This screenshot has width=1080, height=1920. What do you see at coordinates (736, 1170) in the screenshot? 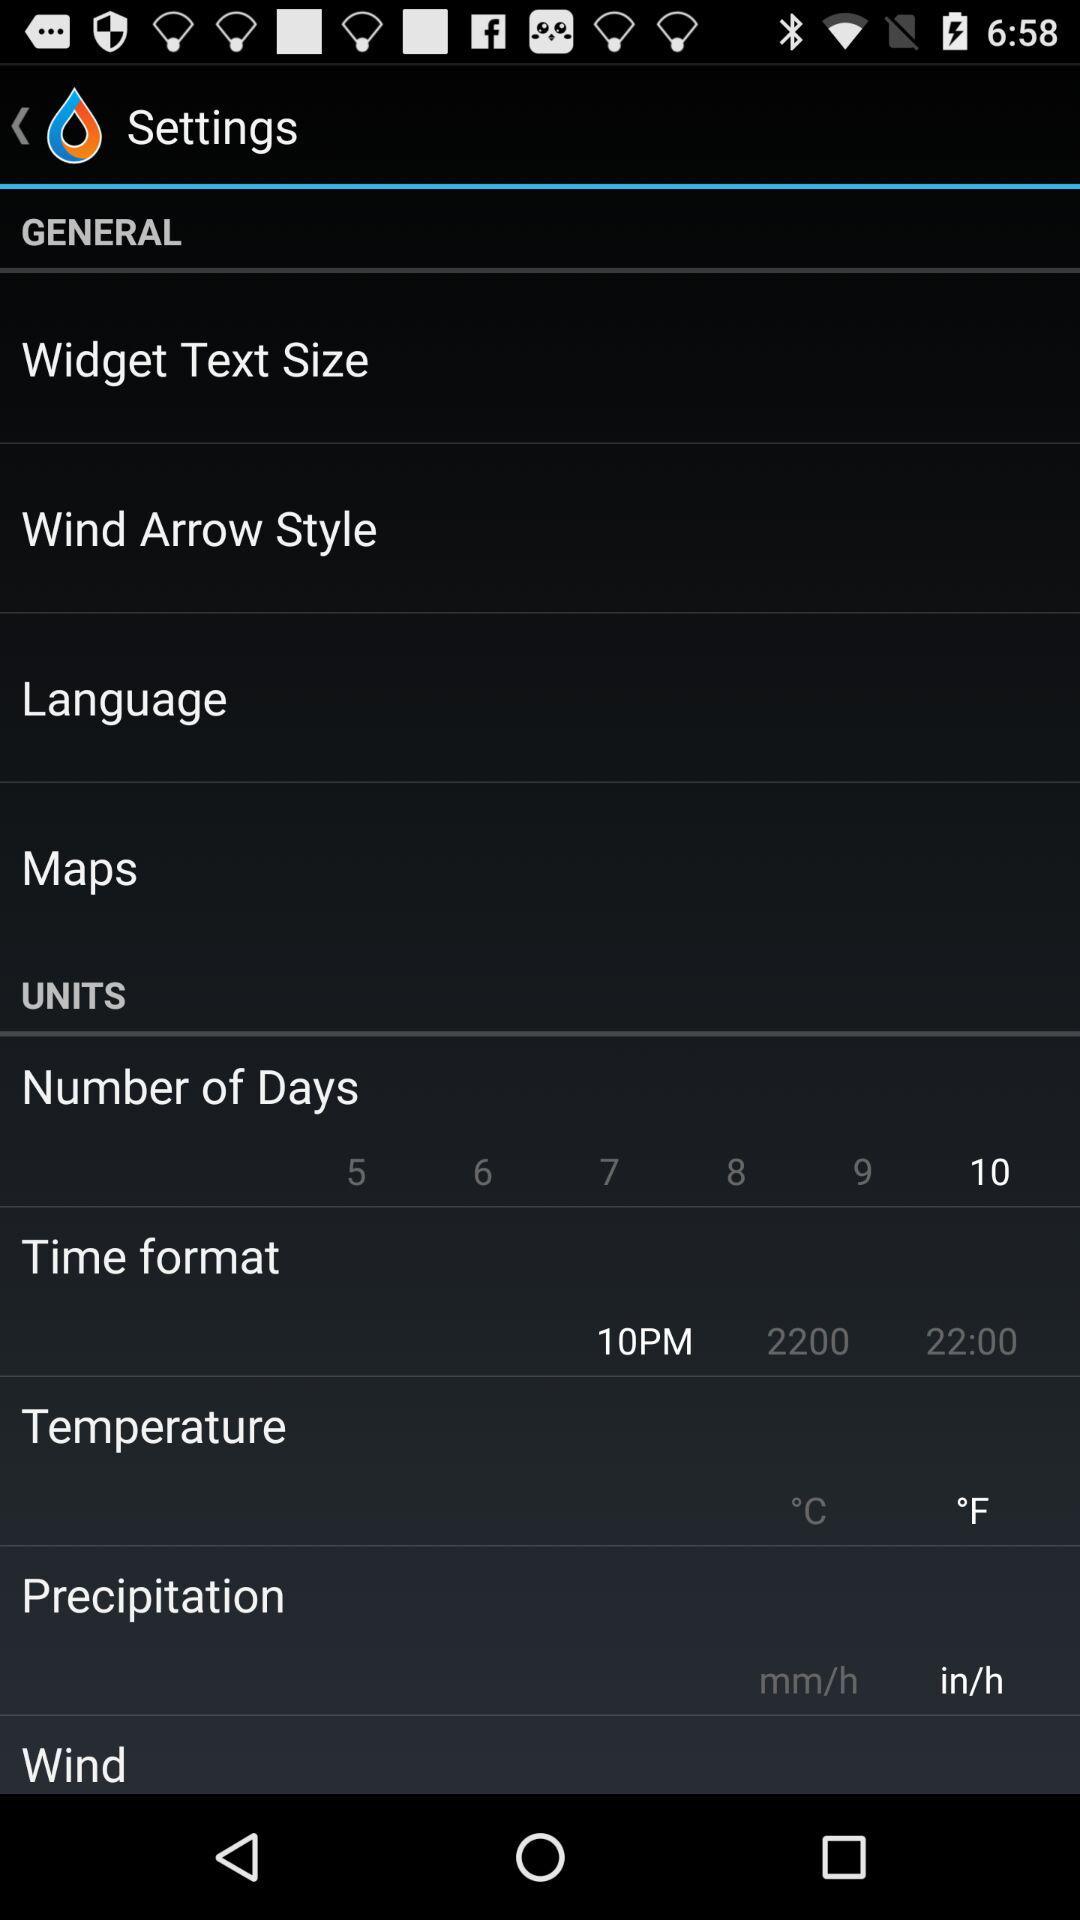
I see `item to the left of 9 item` at bounding box center [736, 1170].